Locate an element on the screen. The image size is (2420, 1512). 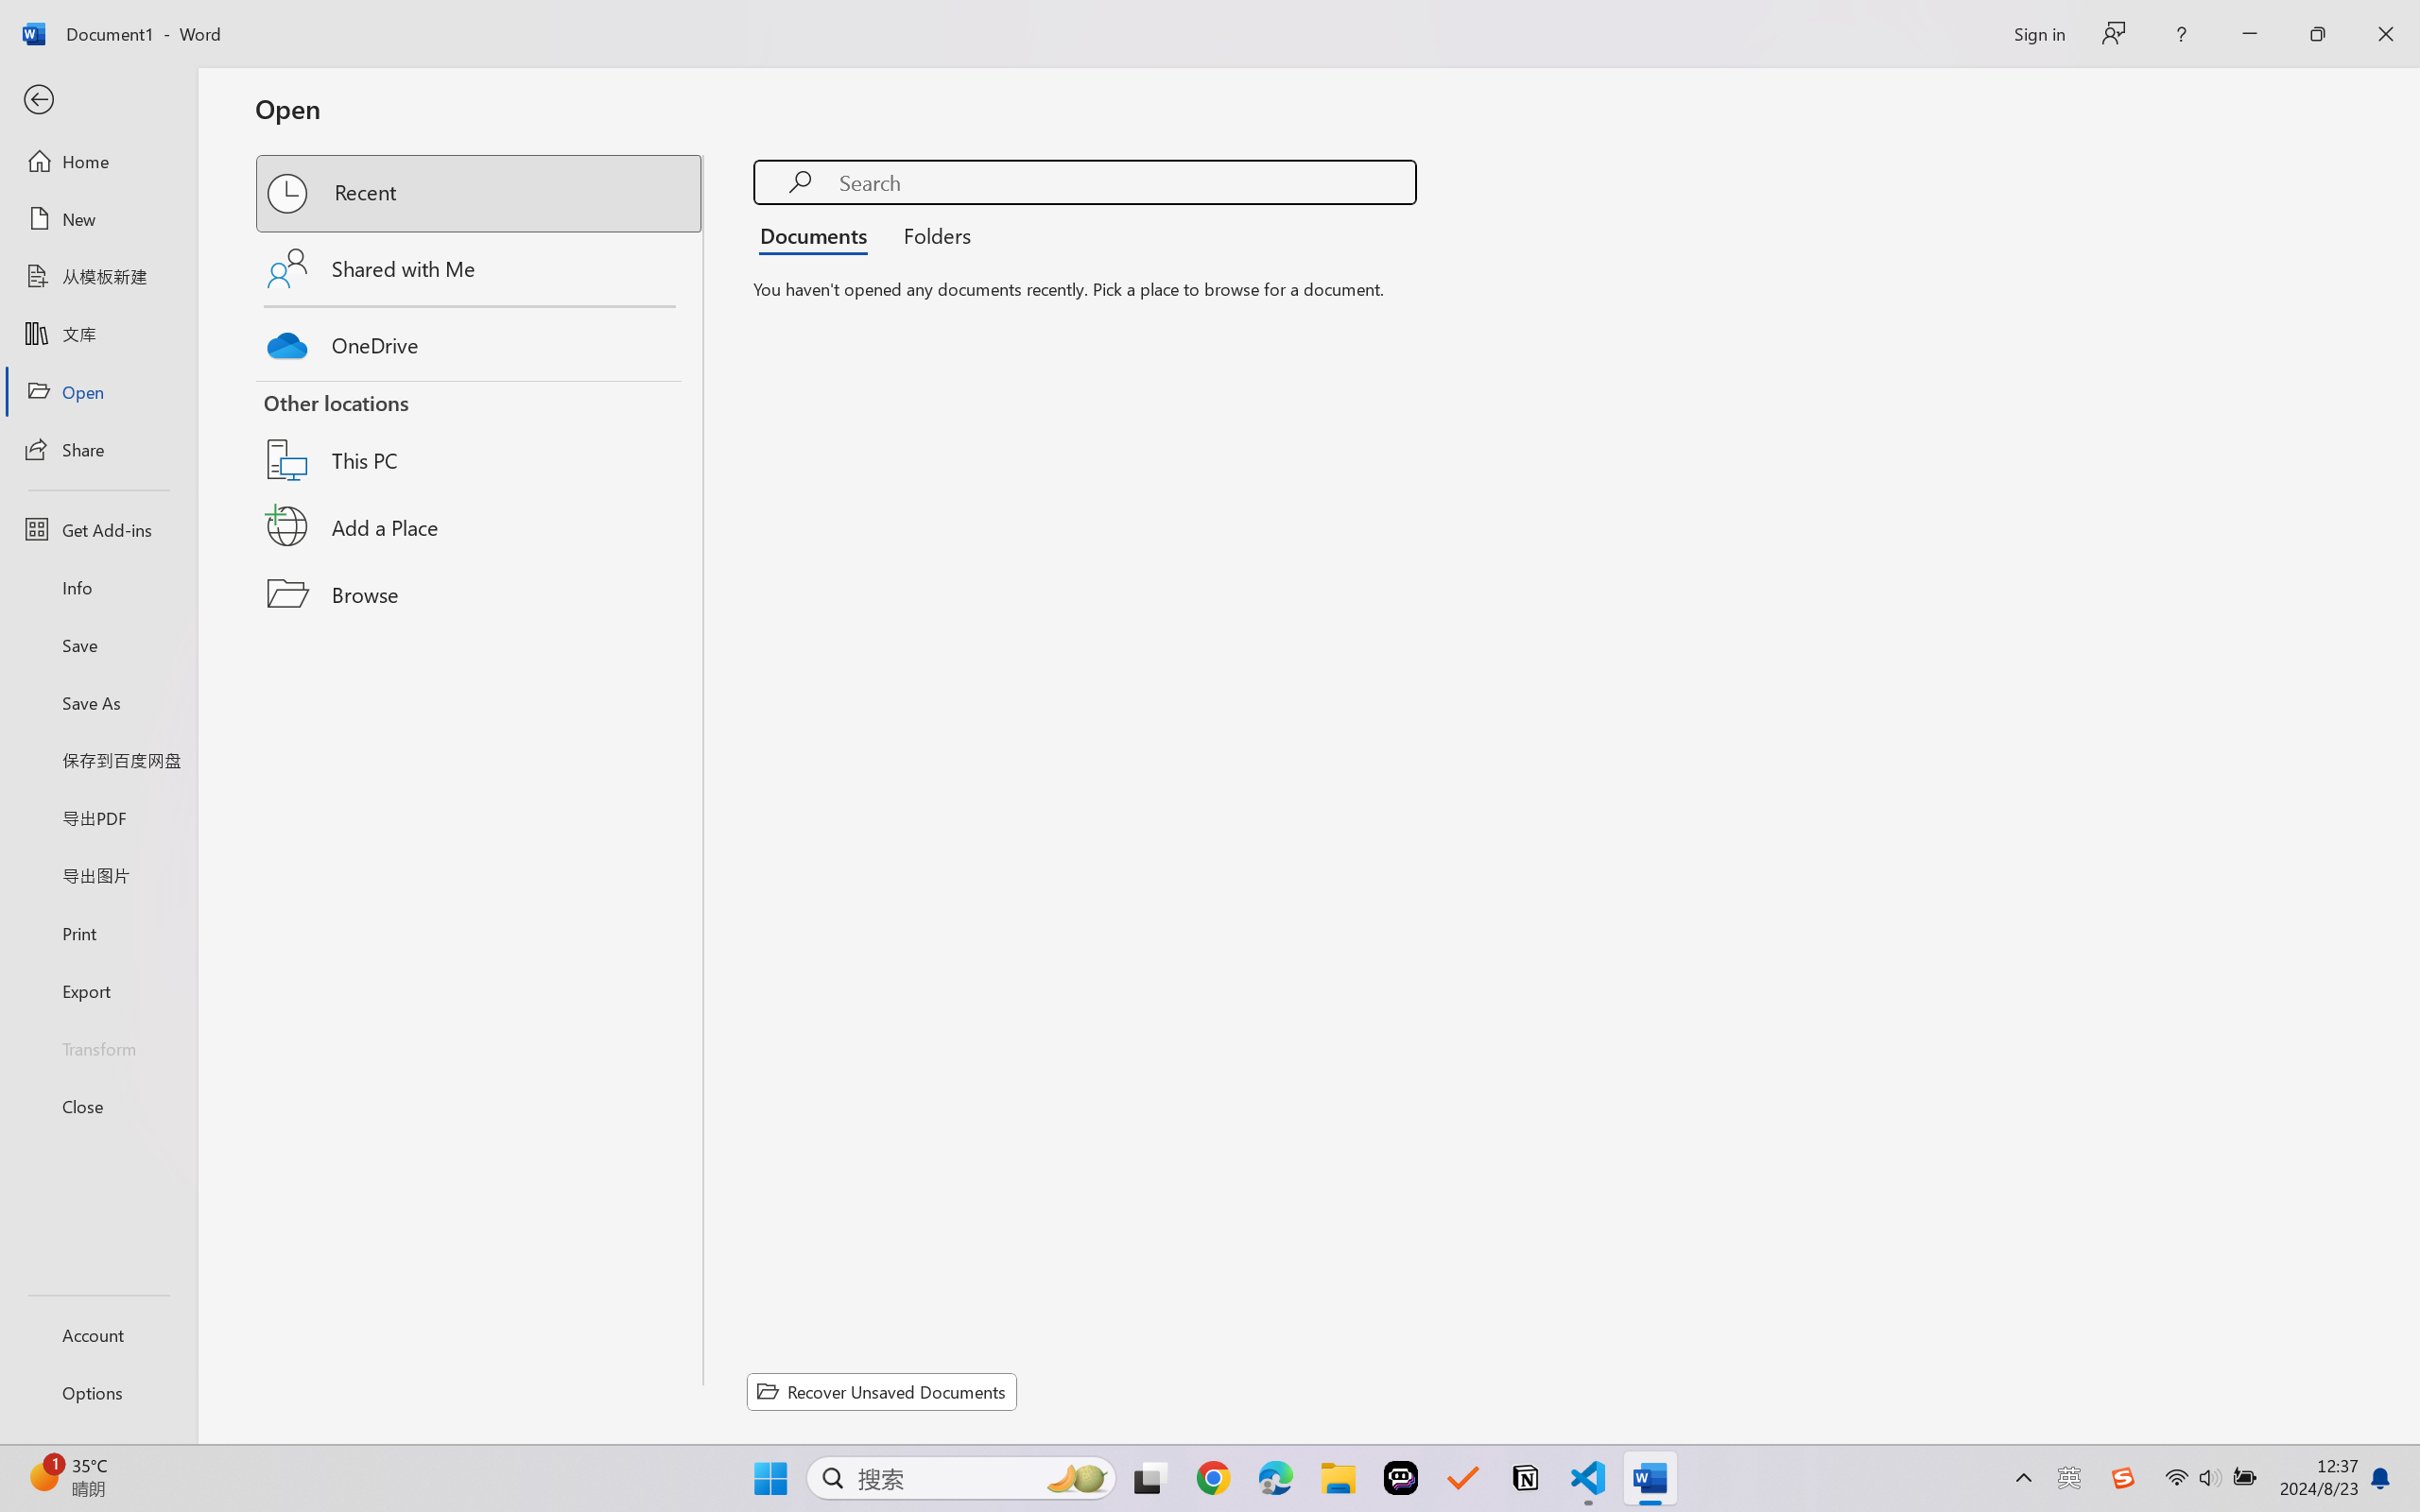
'Export' is located at coordinates (97, 989).